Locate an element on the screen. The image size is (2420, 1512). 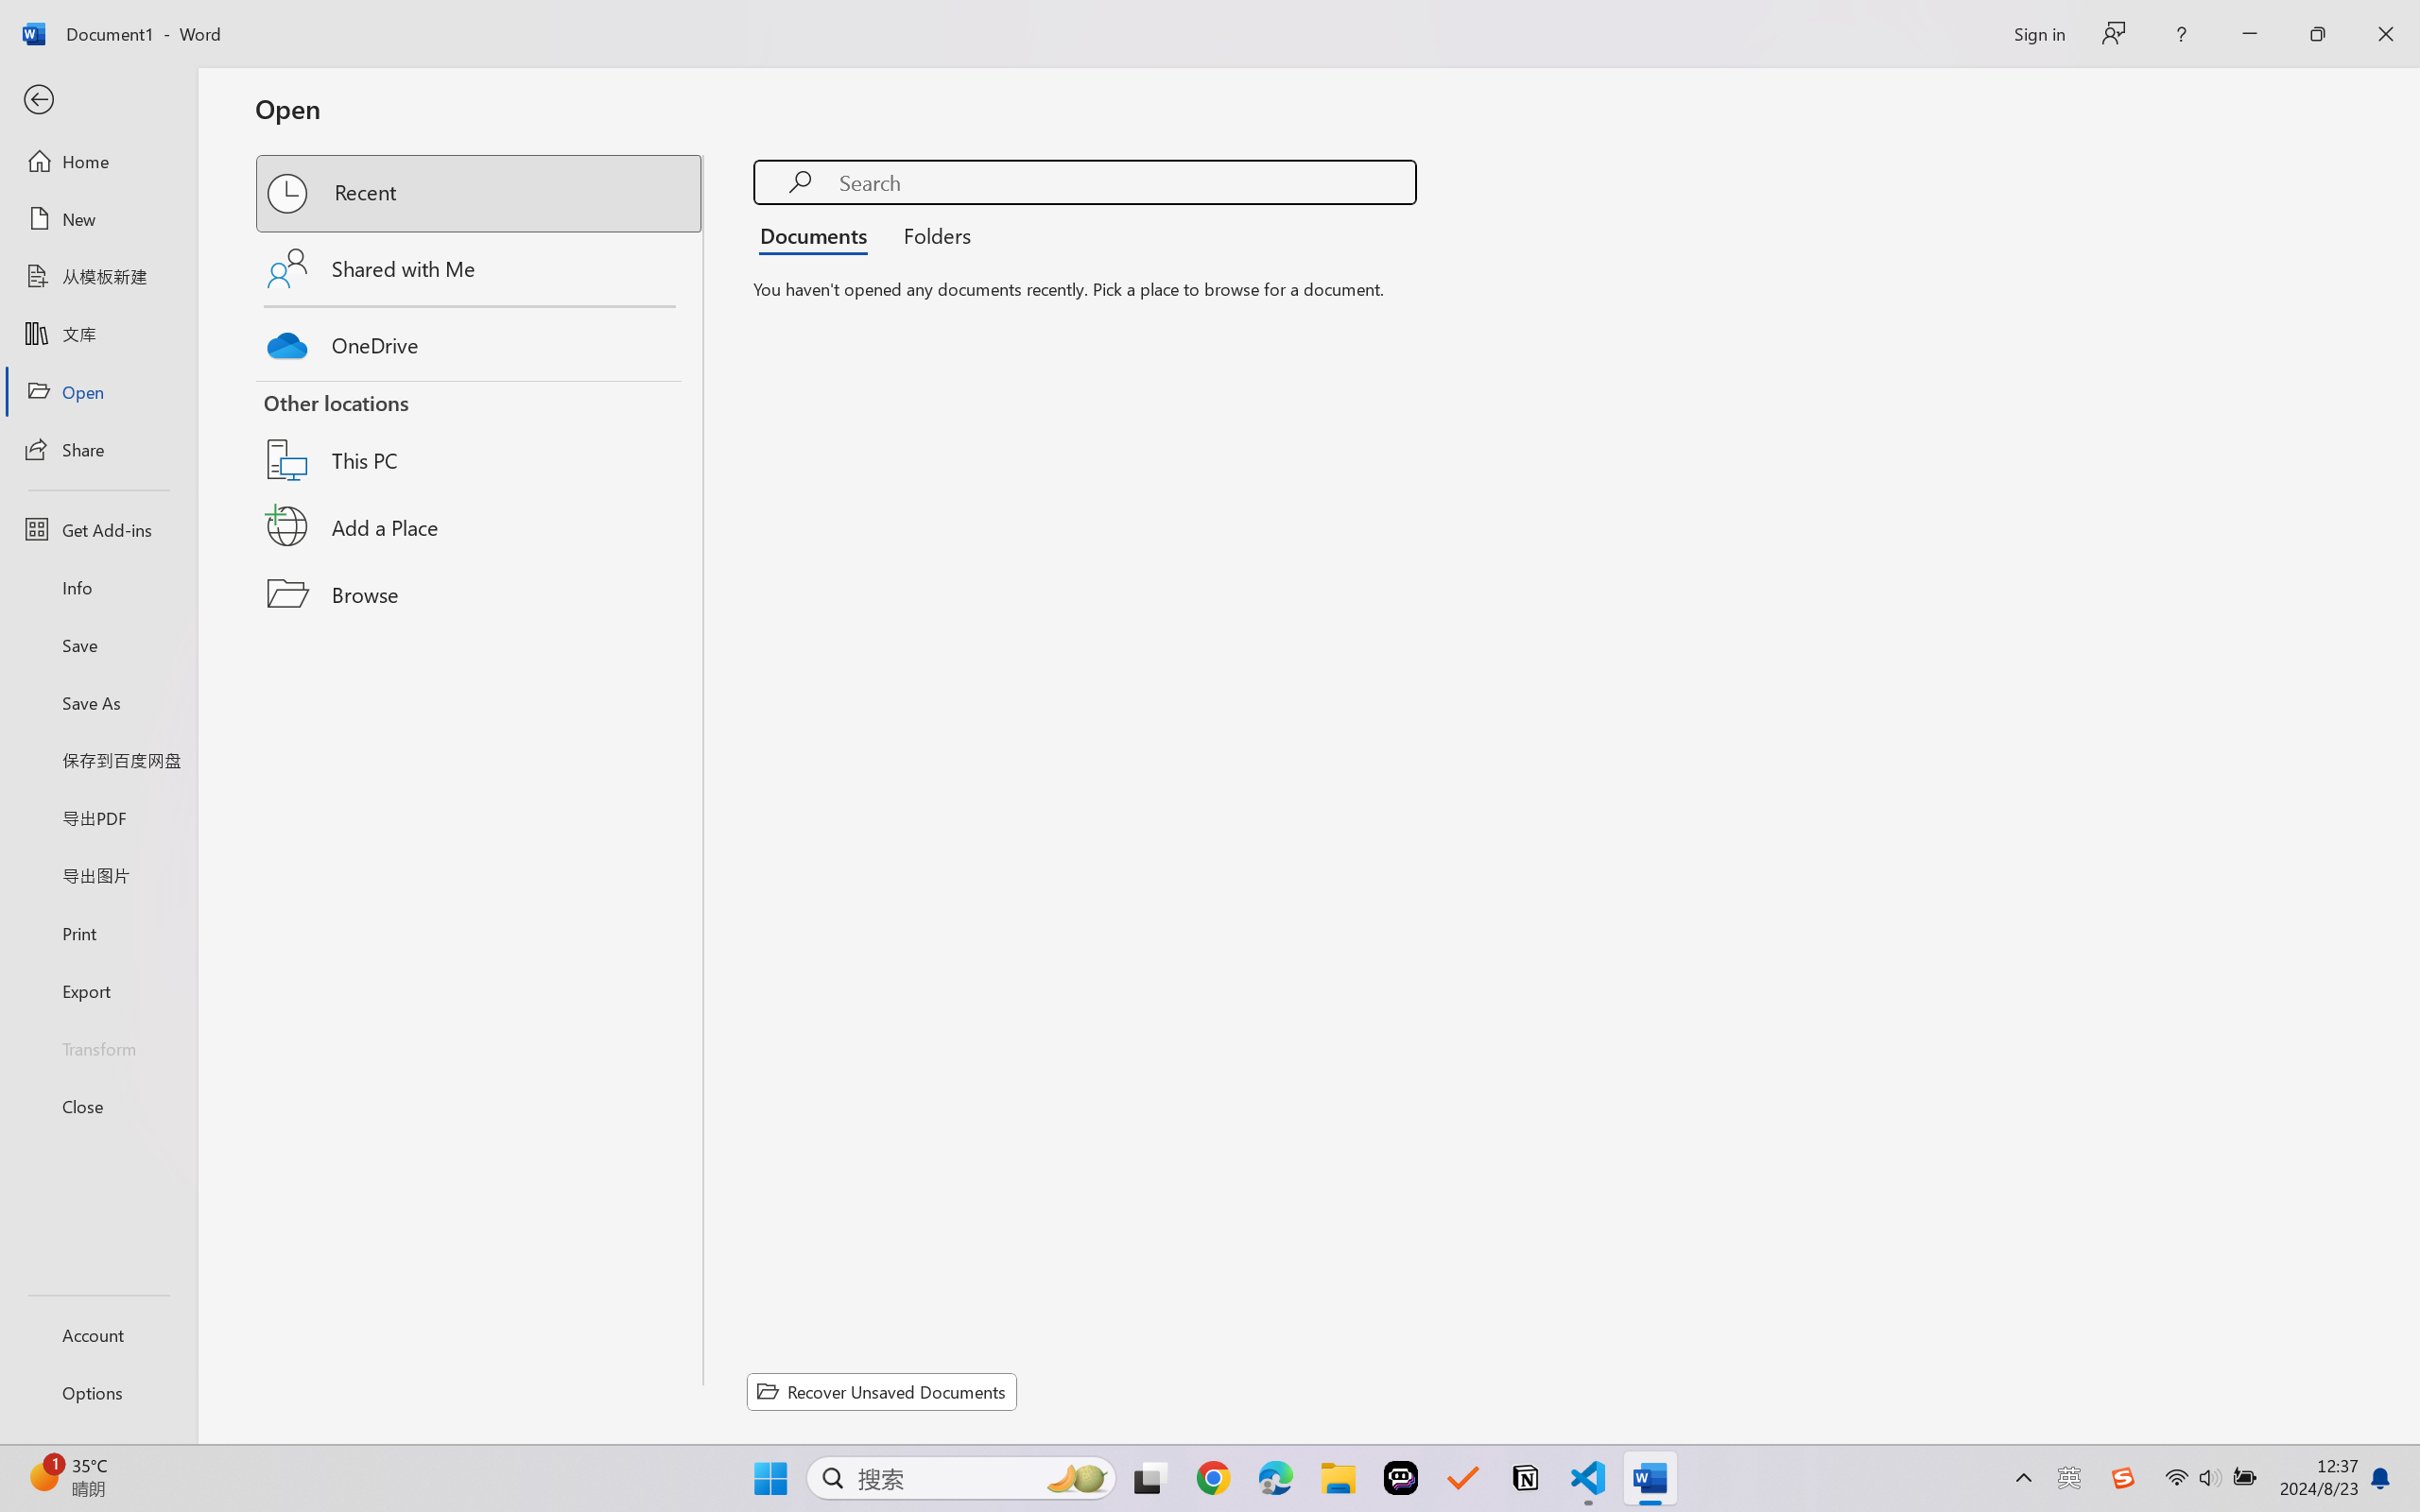
'Export' is located at coordinates (97, 989).